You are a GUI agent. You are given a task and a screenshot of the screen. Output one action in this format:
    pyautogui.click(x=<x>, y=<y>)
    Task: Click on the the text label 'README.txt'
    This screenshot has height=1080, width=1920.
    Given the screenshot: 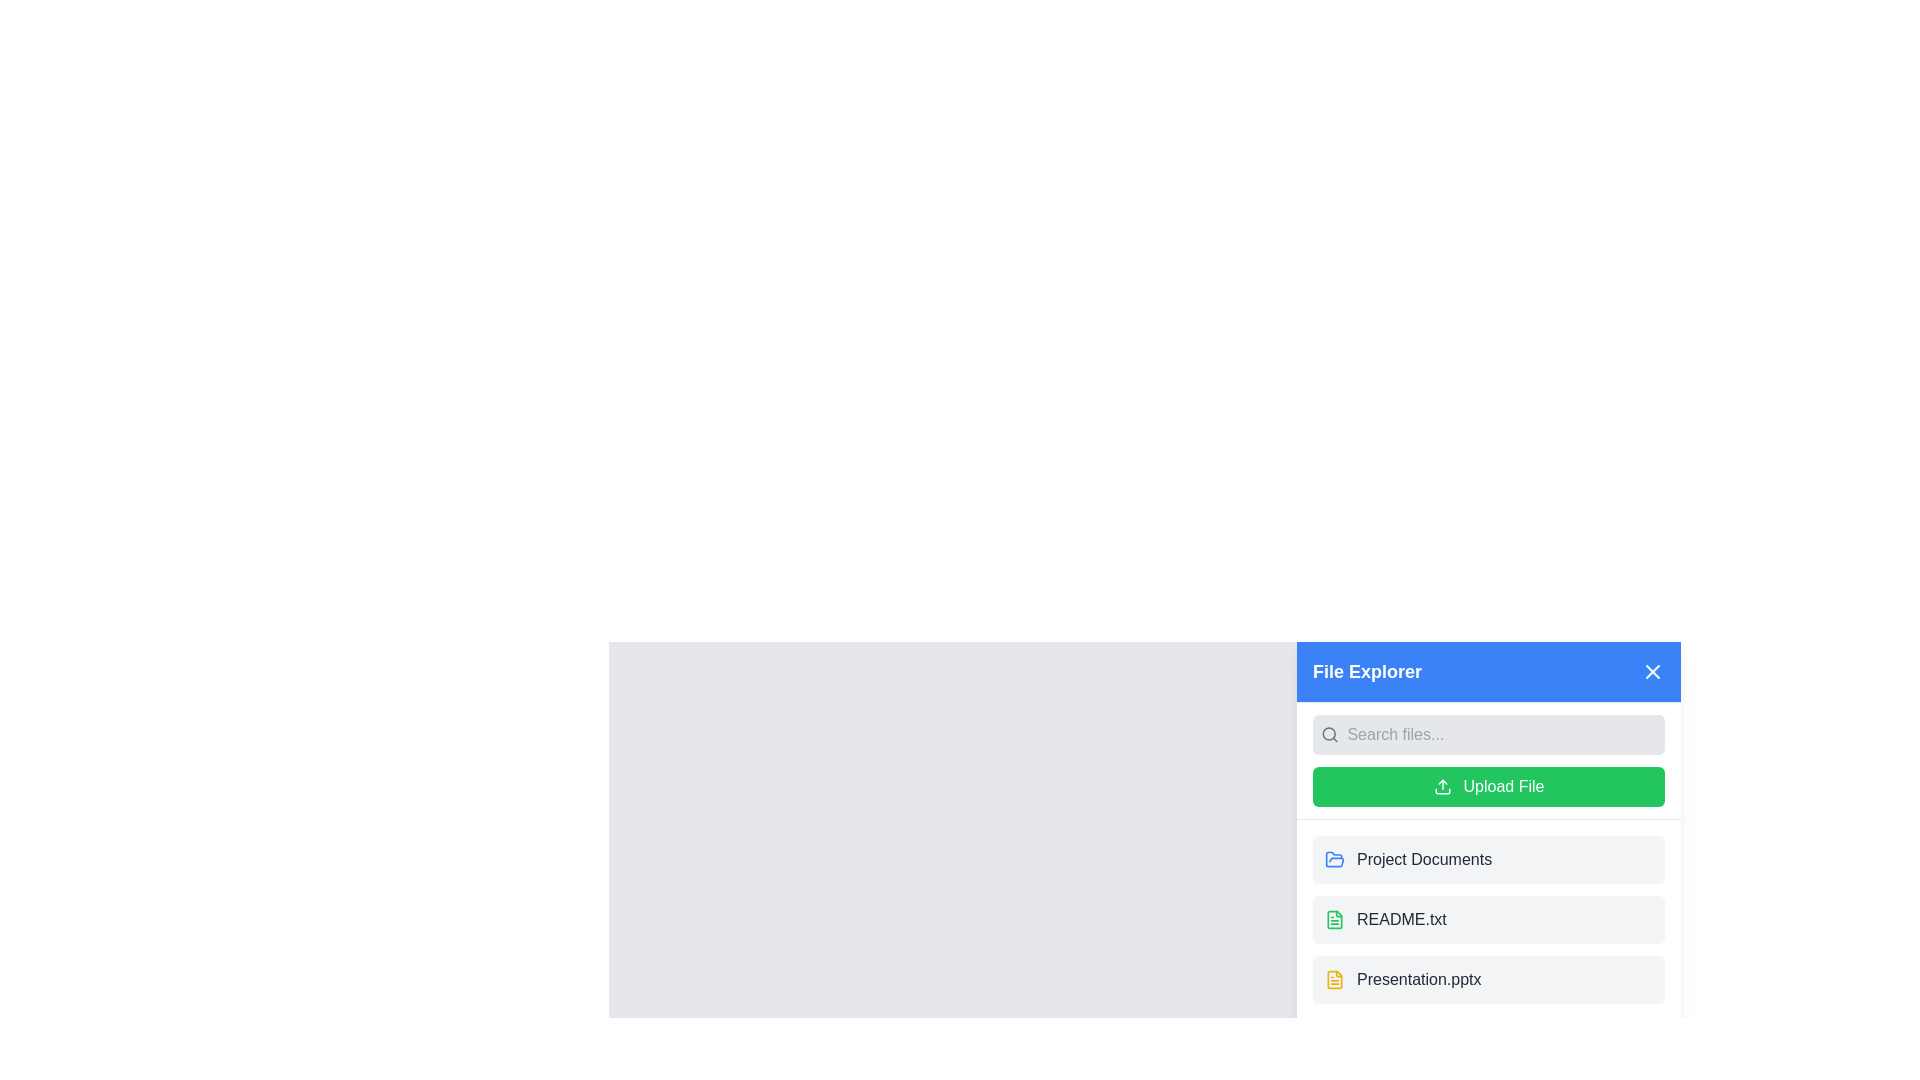 What is the action you would take?
    pyautogui.click(x=1400, y=920)
    